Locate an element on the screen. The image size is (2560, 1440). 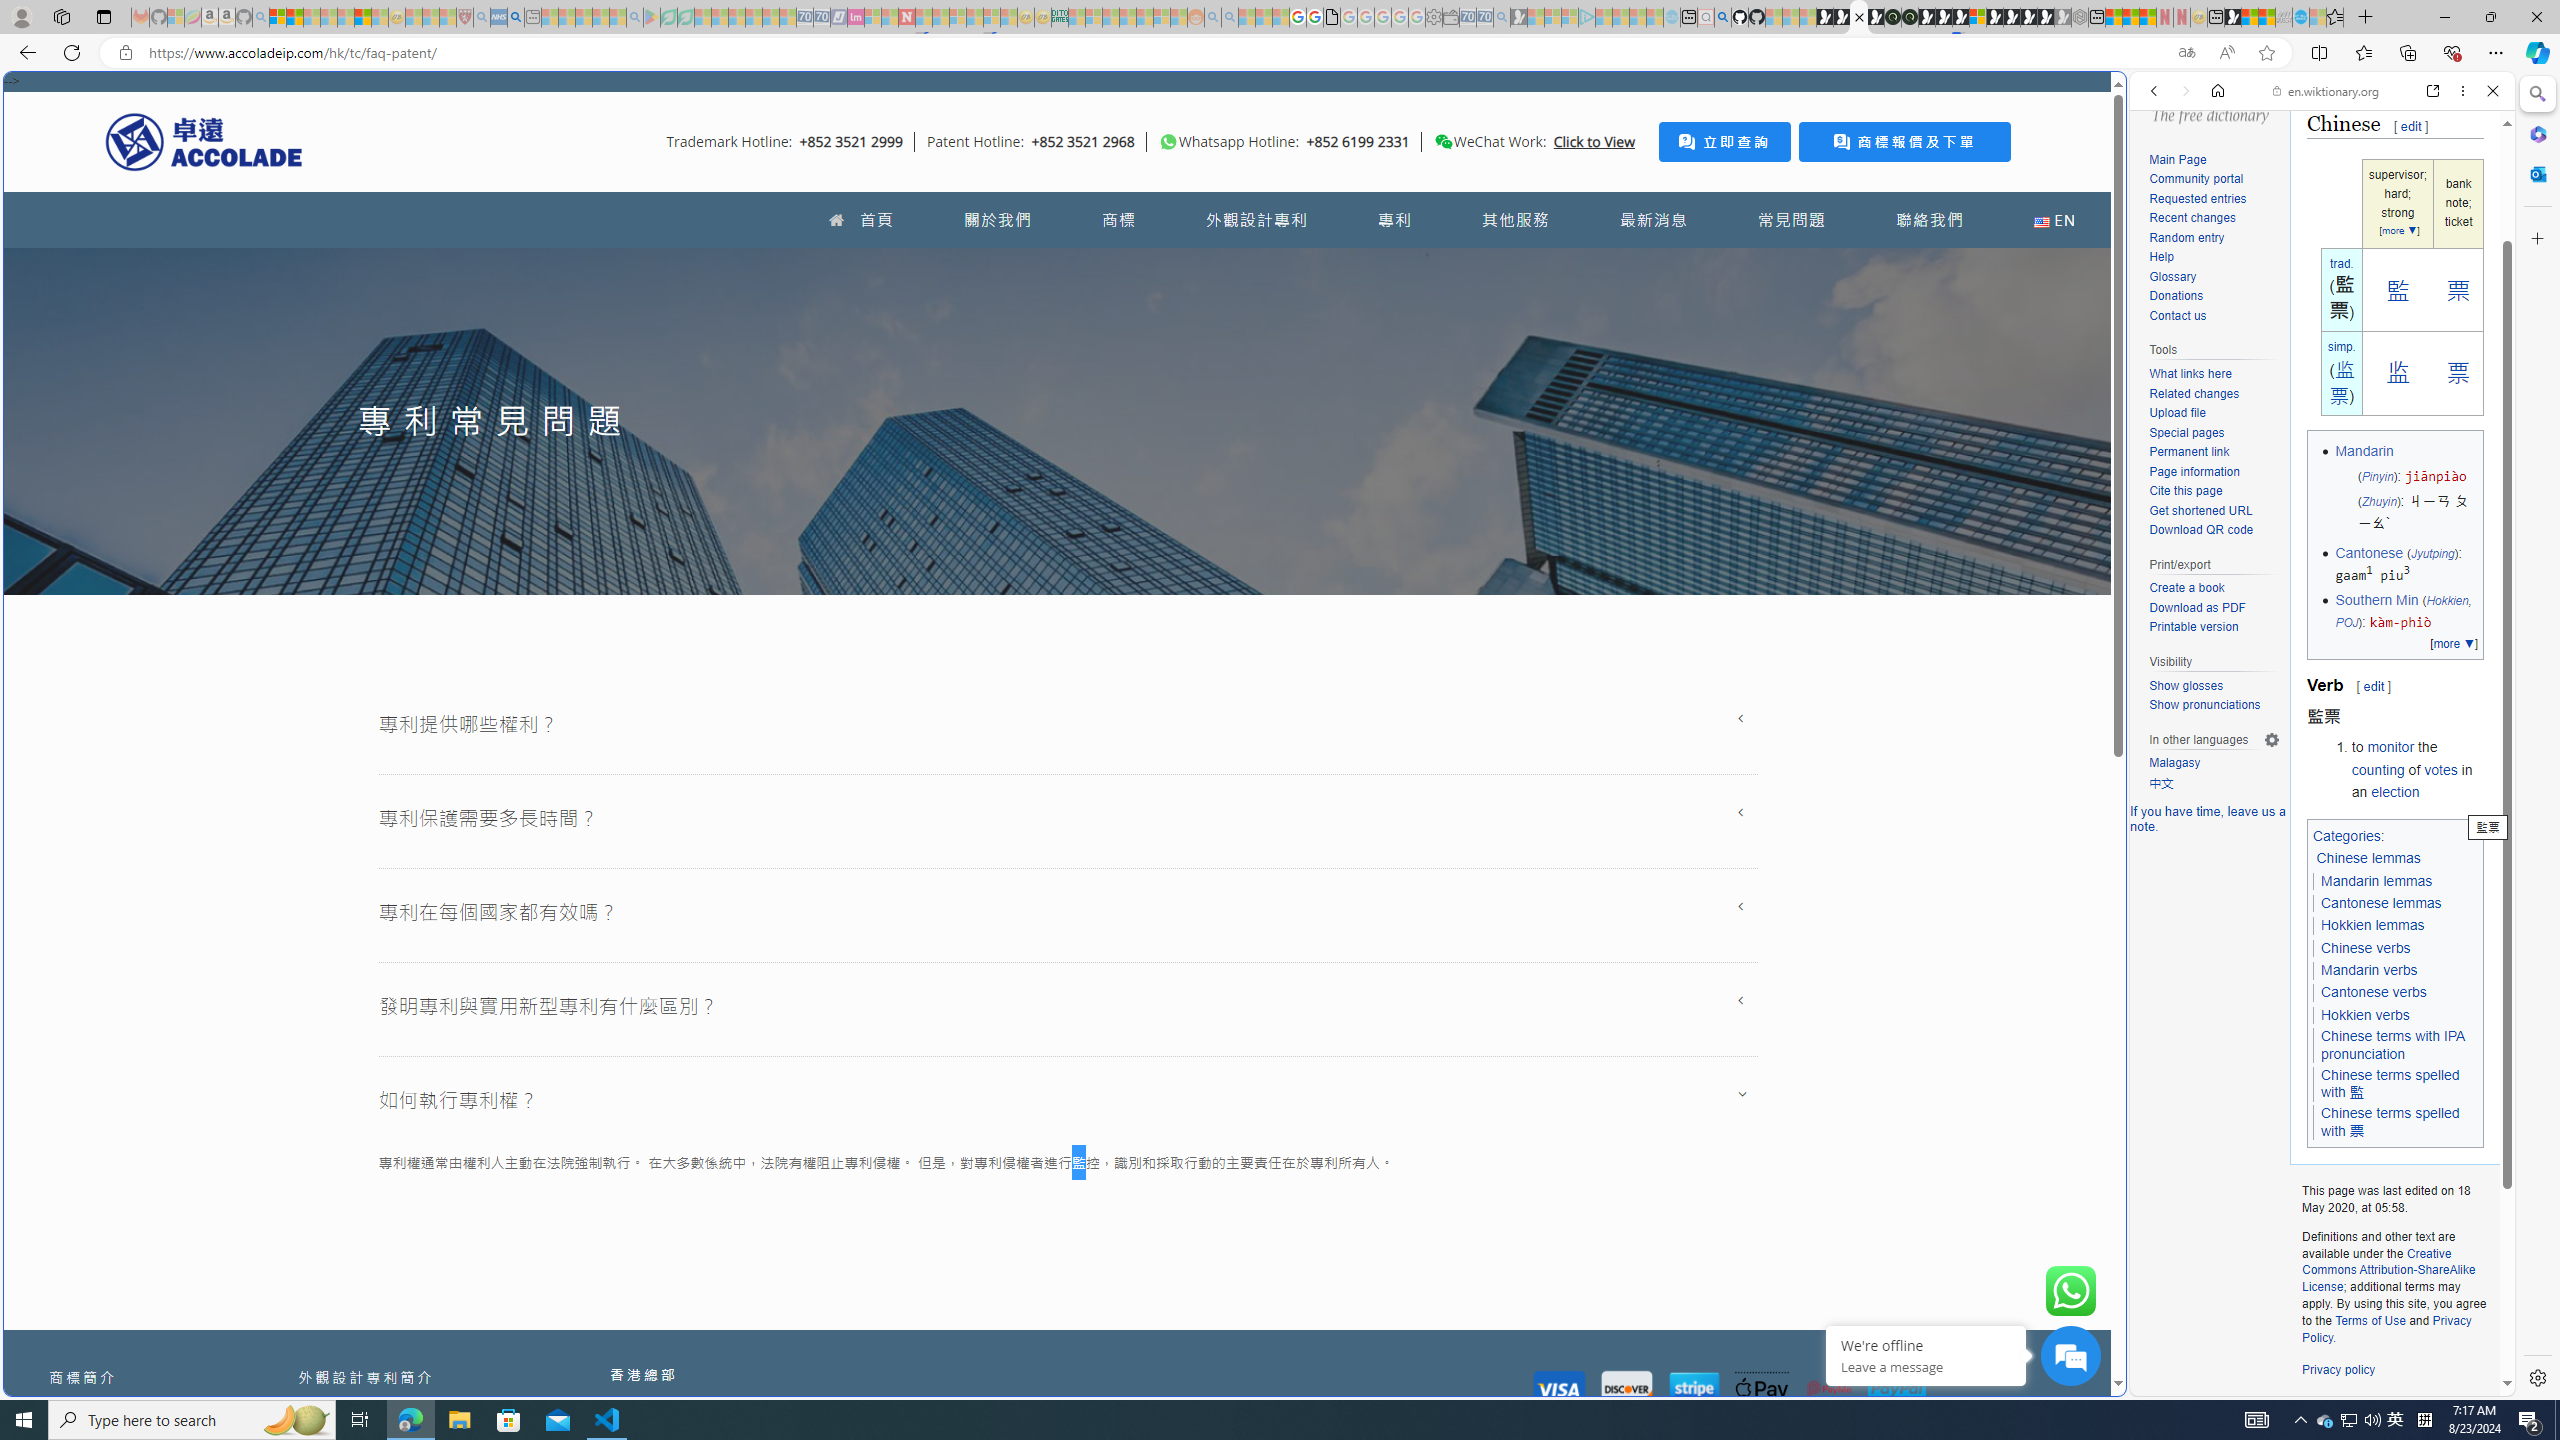
'Jyutping' is located at coordinates (2431, 551).